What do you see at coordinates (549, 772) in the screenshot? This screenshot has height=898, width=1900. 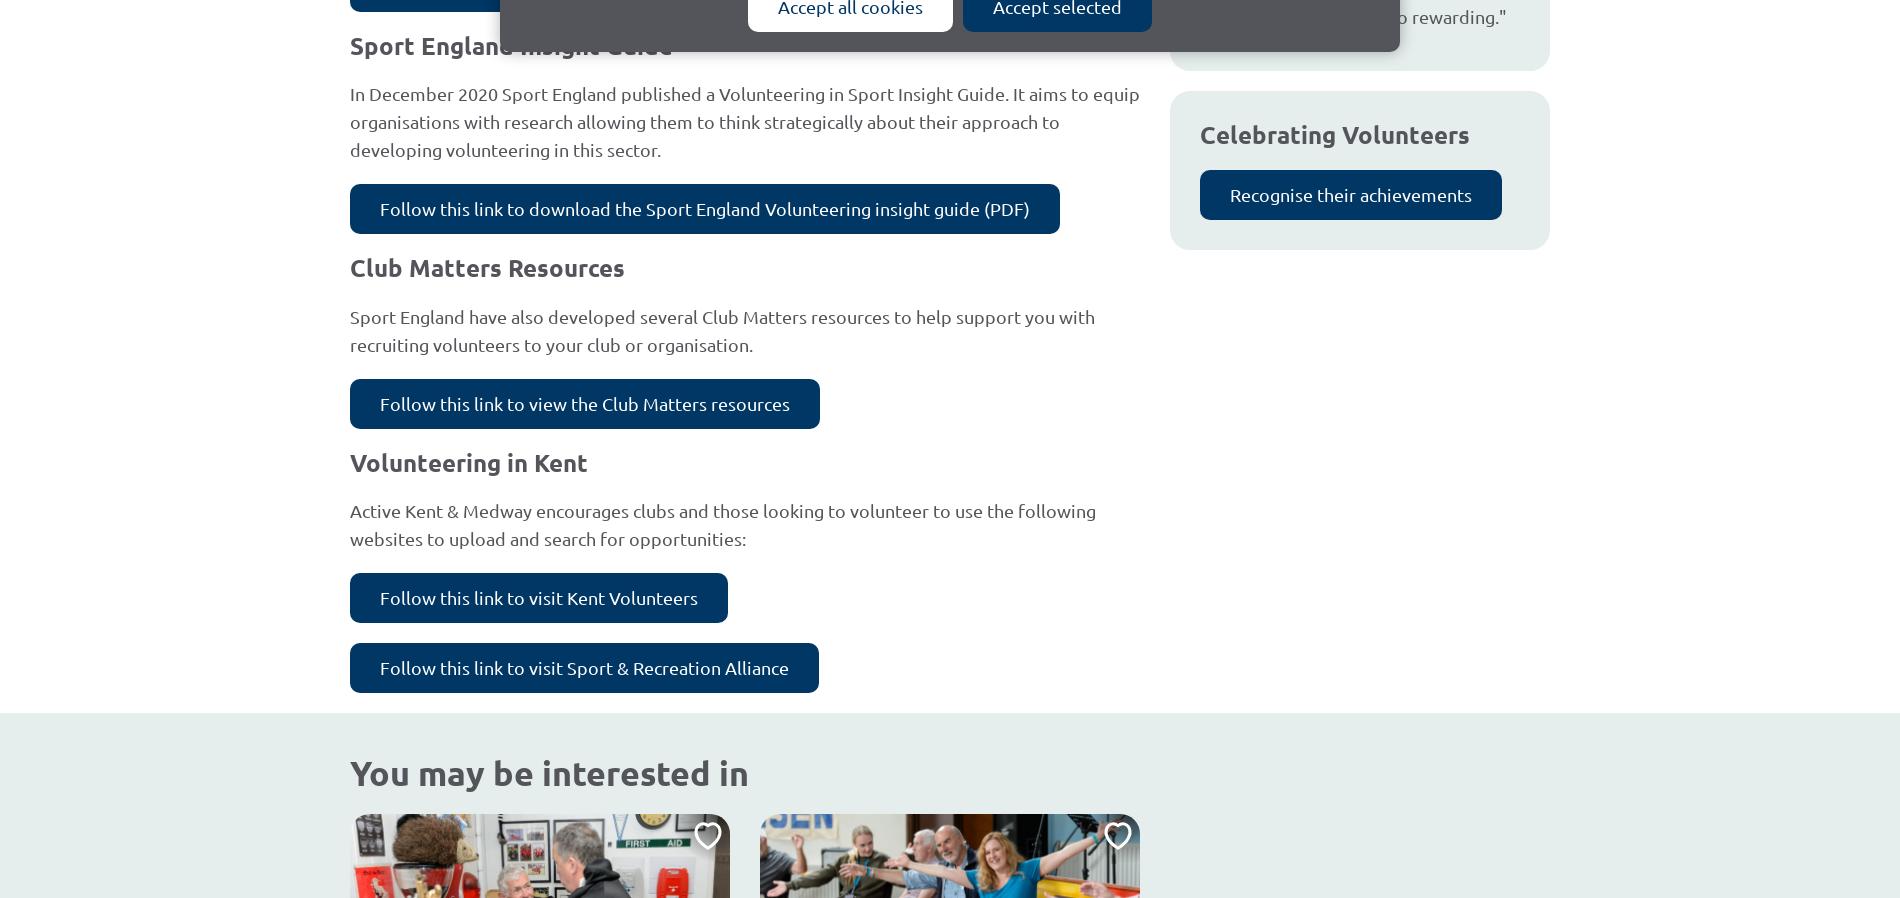 I see `'You may be interested in'` at bounding box center [549, 772].